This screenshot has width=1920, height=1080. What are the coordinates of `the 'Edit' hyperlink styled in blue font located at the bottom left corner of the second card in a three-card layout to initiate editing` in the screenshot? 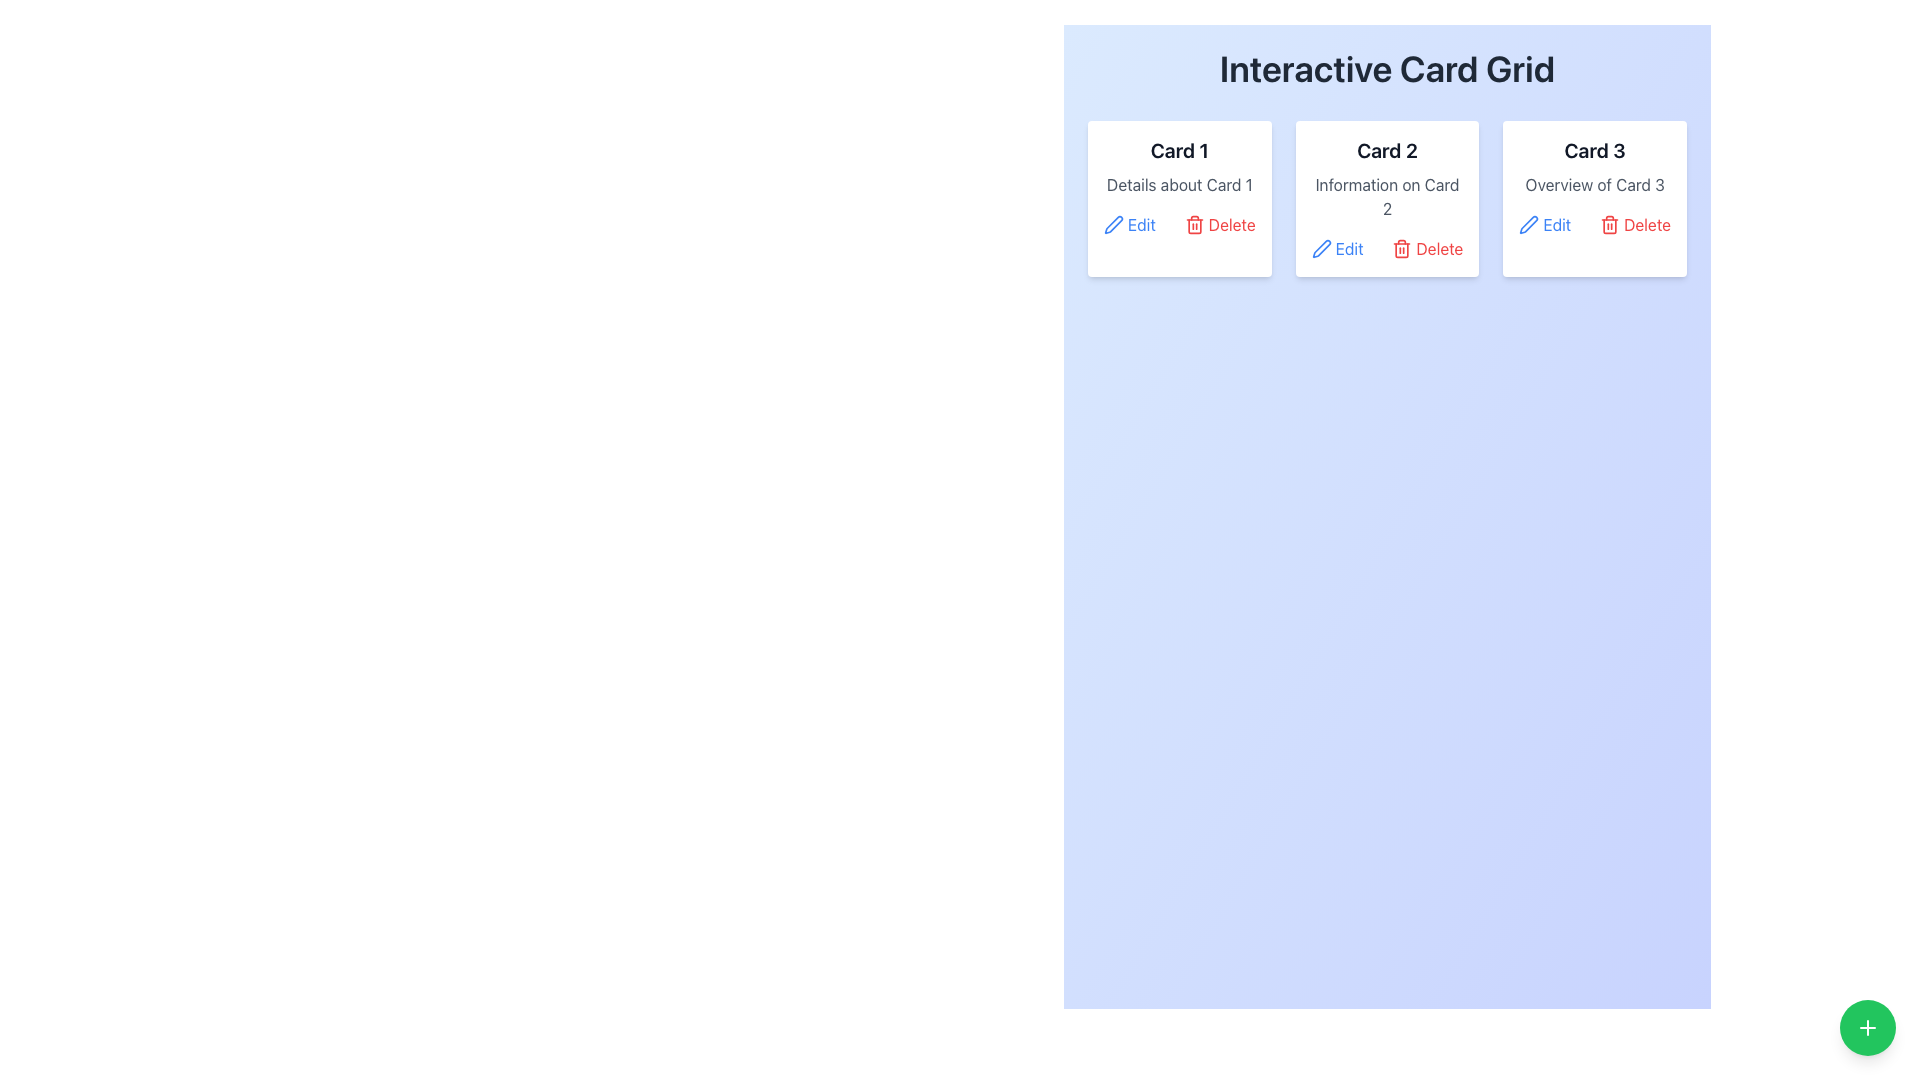 It's located at (1349, 248).